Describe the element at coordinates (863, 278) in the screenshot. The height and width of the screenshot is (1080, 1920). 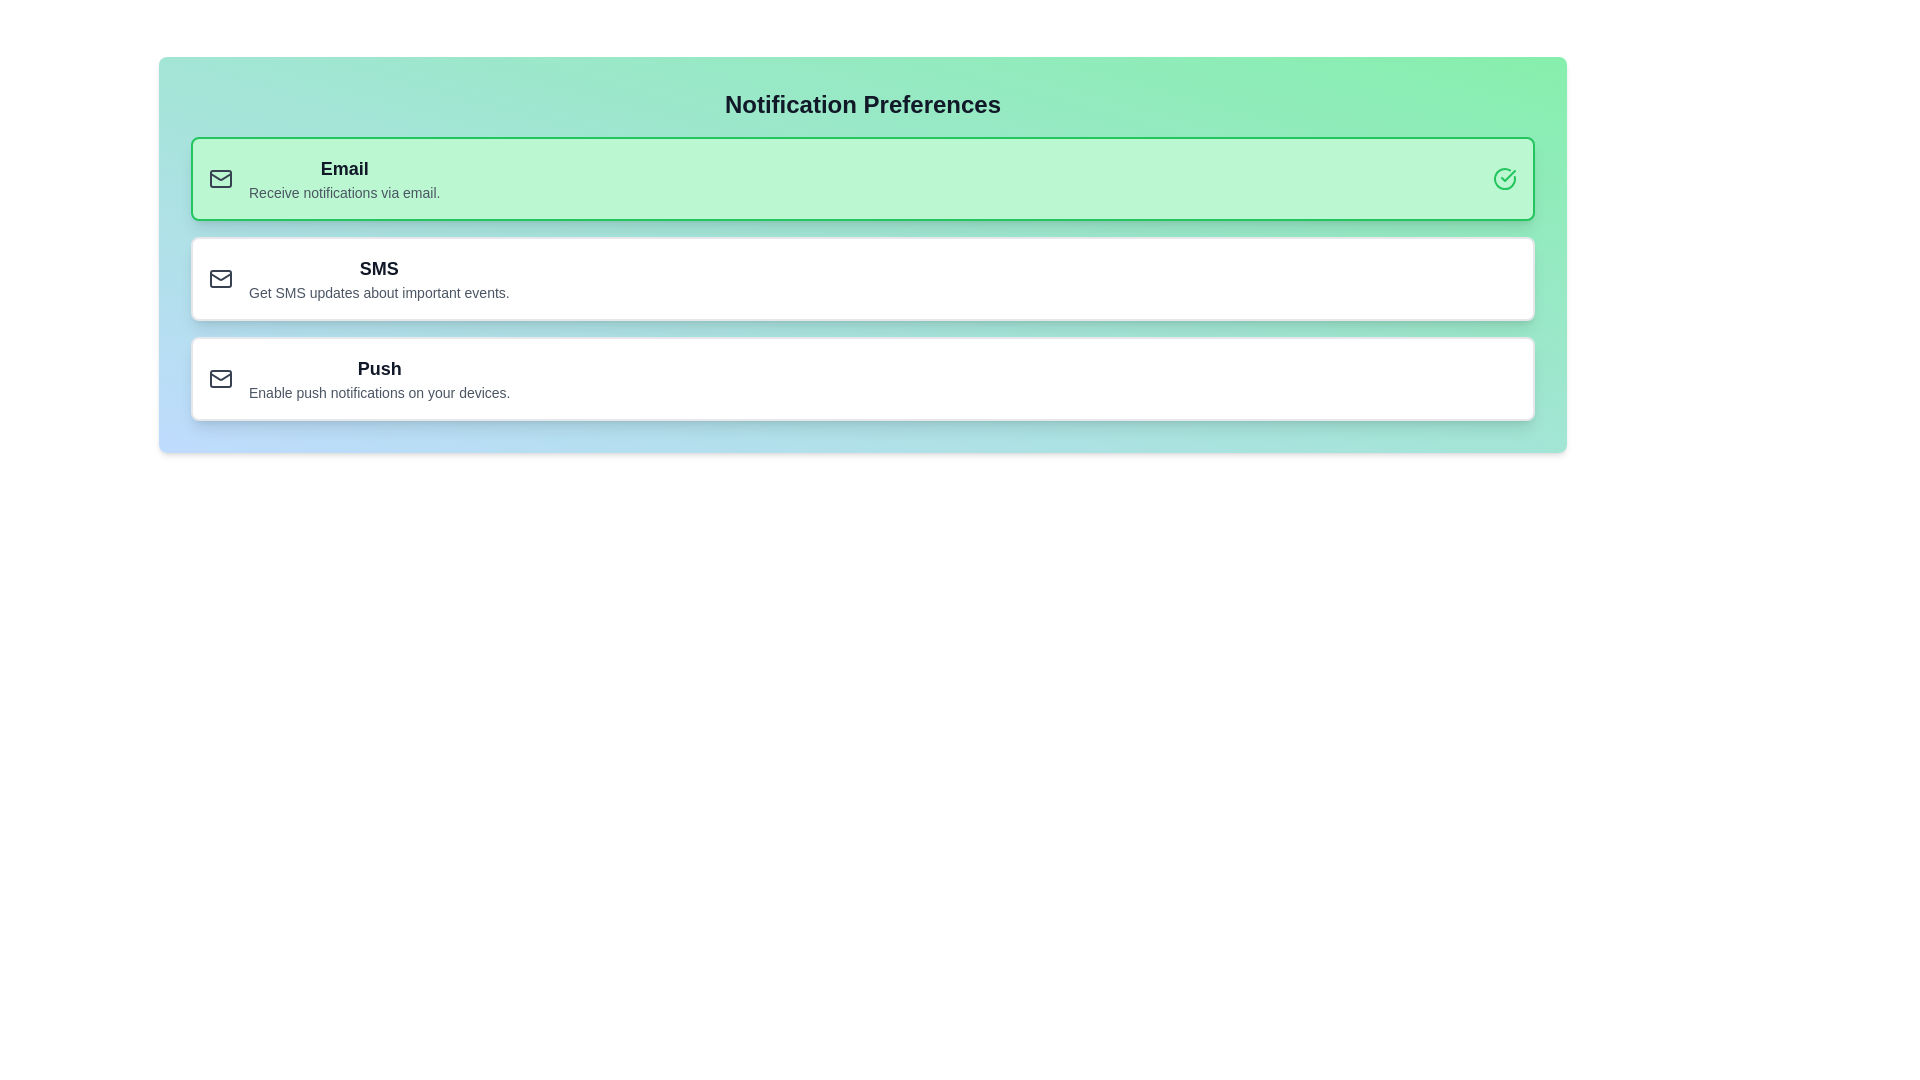
I see `the option box` at that location.